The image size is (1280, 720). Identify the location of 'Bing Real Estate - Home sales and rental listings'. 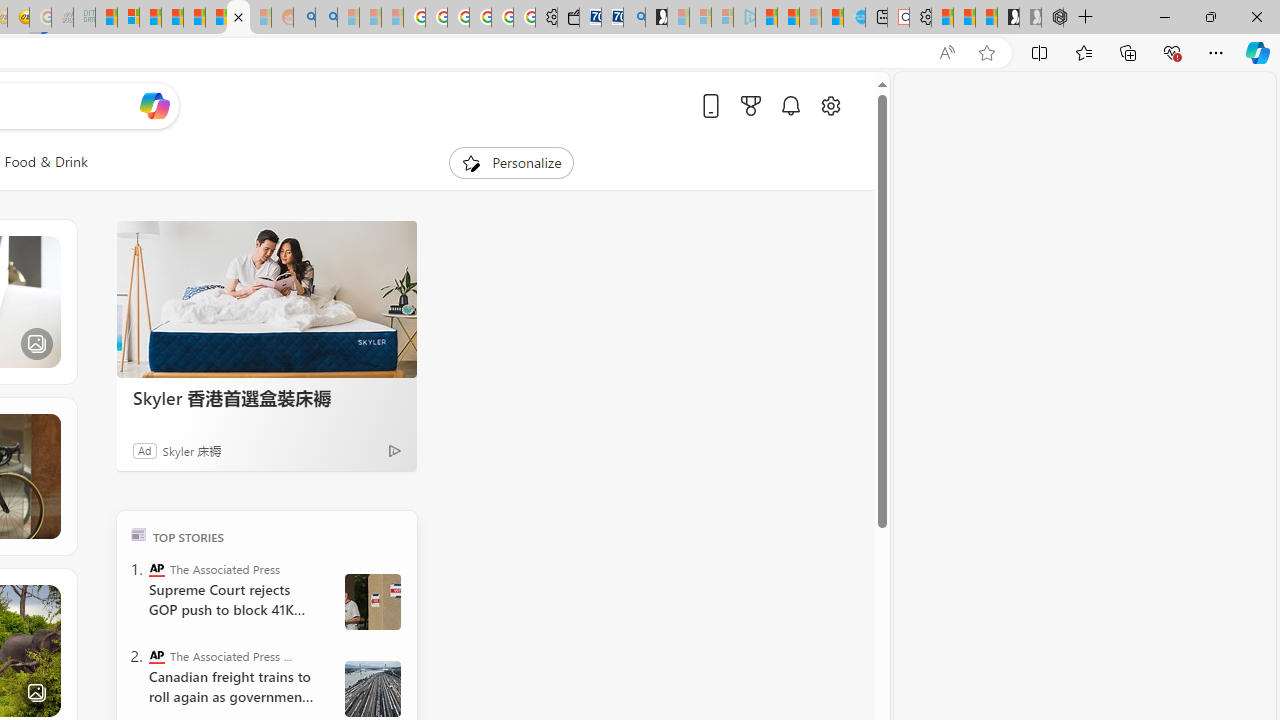
(633, 17).